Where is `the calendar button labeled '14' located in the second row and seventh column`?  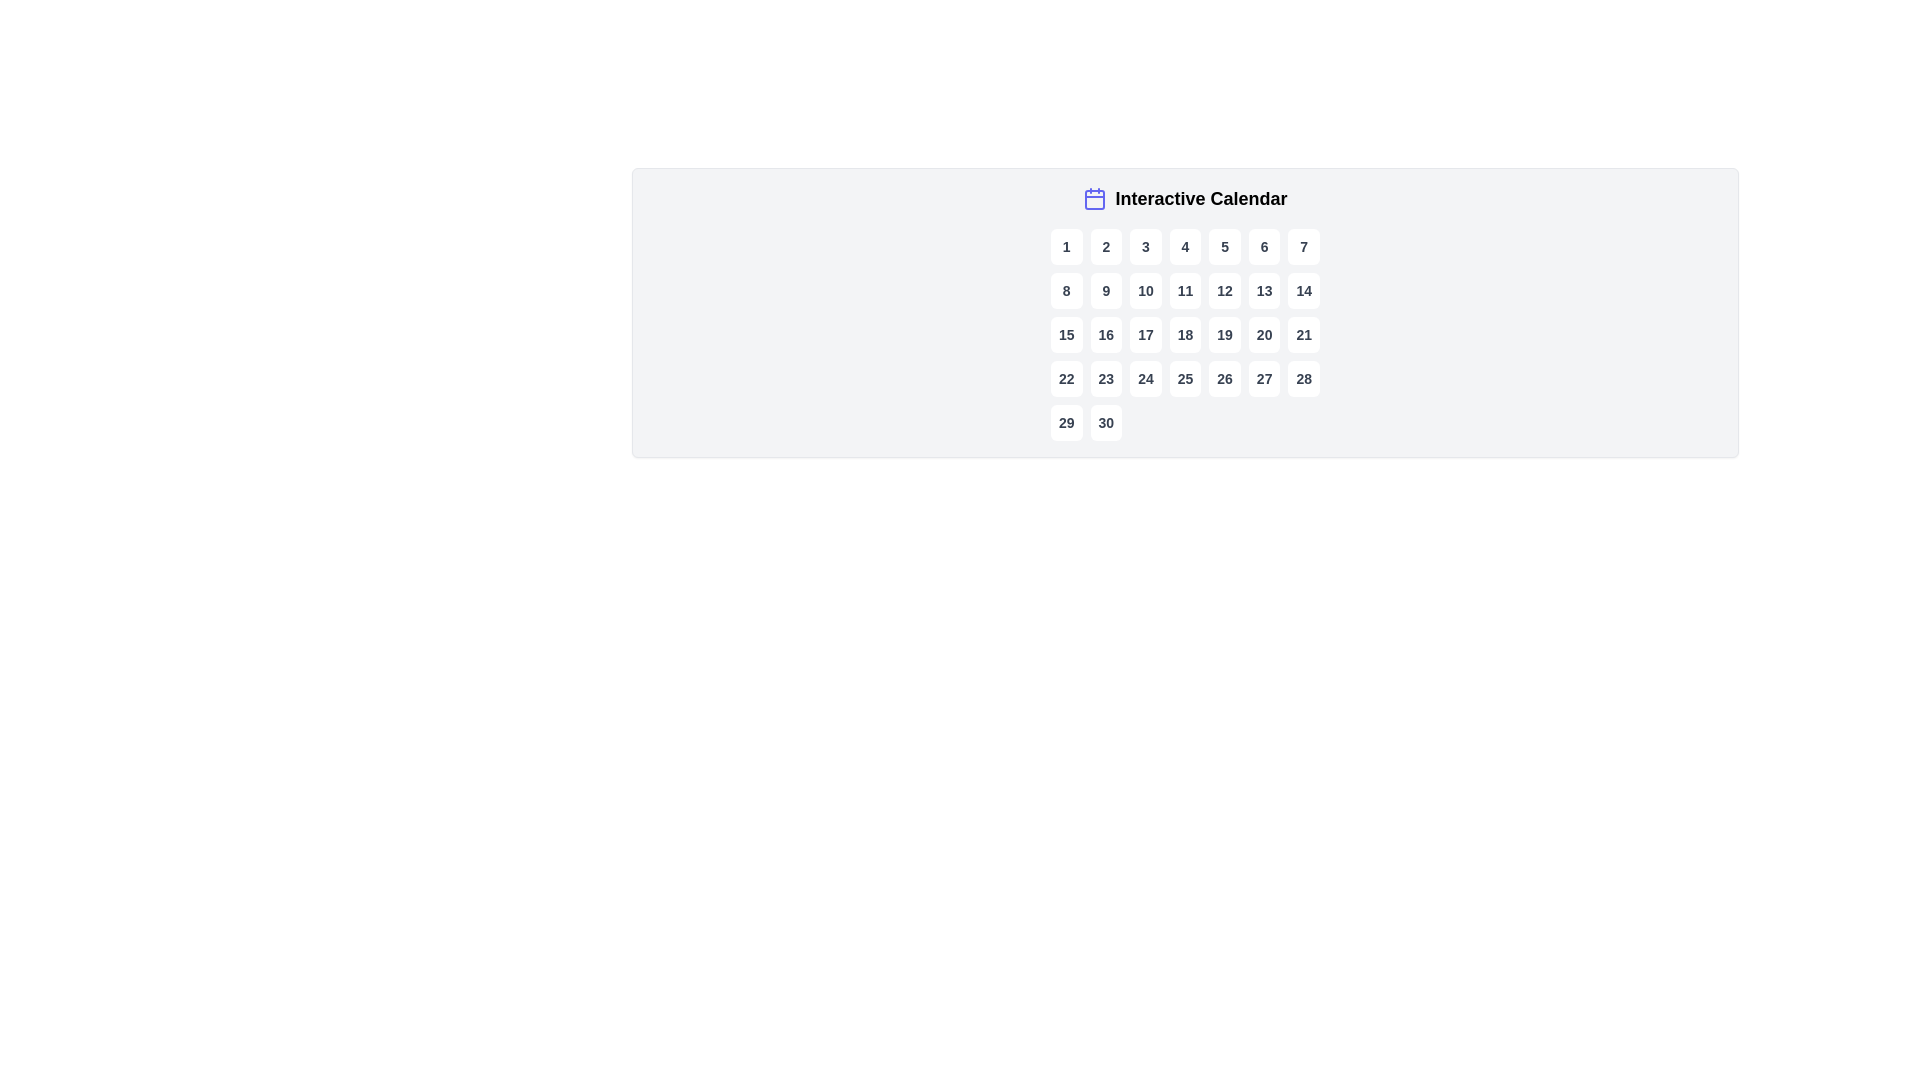 the calendar button labeled '14' located in the second row and seventh column is located at coordinates (1304, 290).